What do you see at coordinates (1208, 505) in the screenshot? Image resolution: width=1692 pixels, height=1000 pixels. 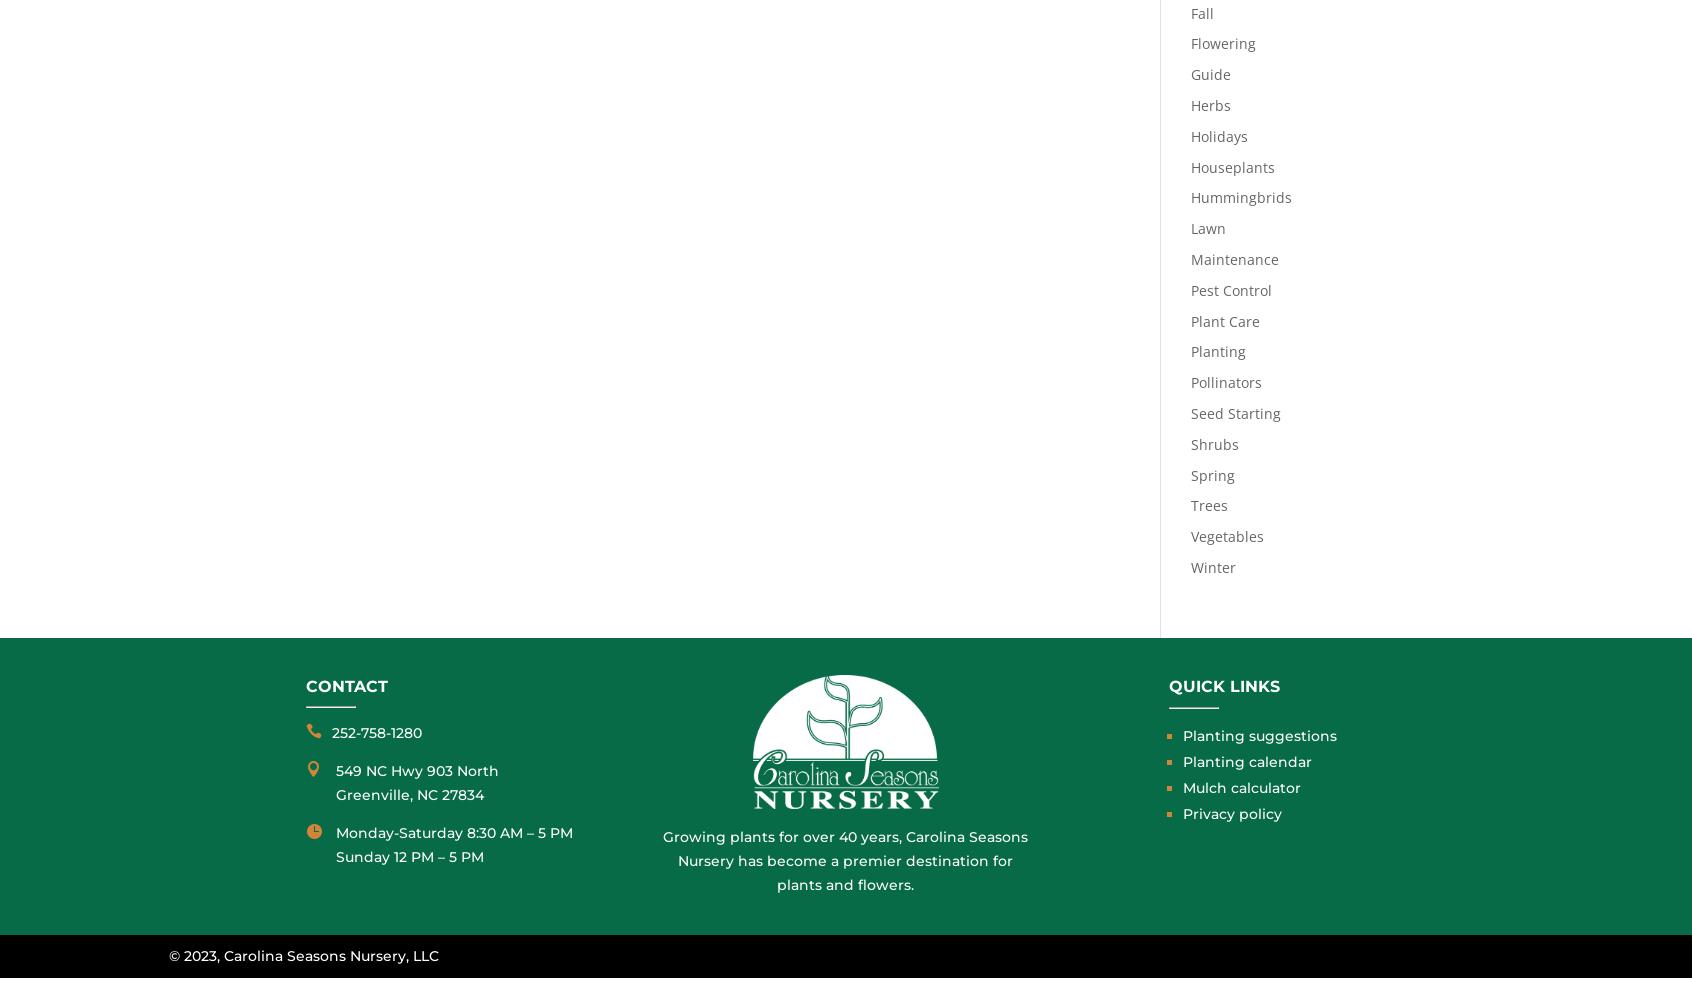 I see `'Trees'` at bounding box center [1208, 505].